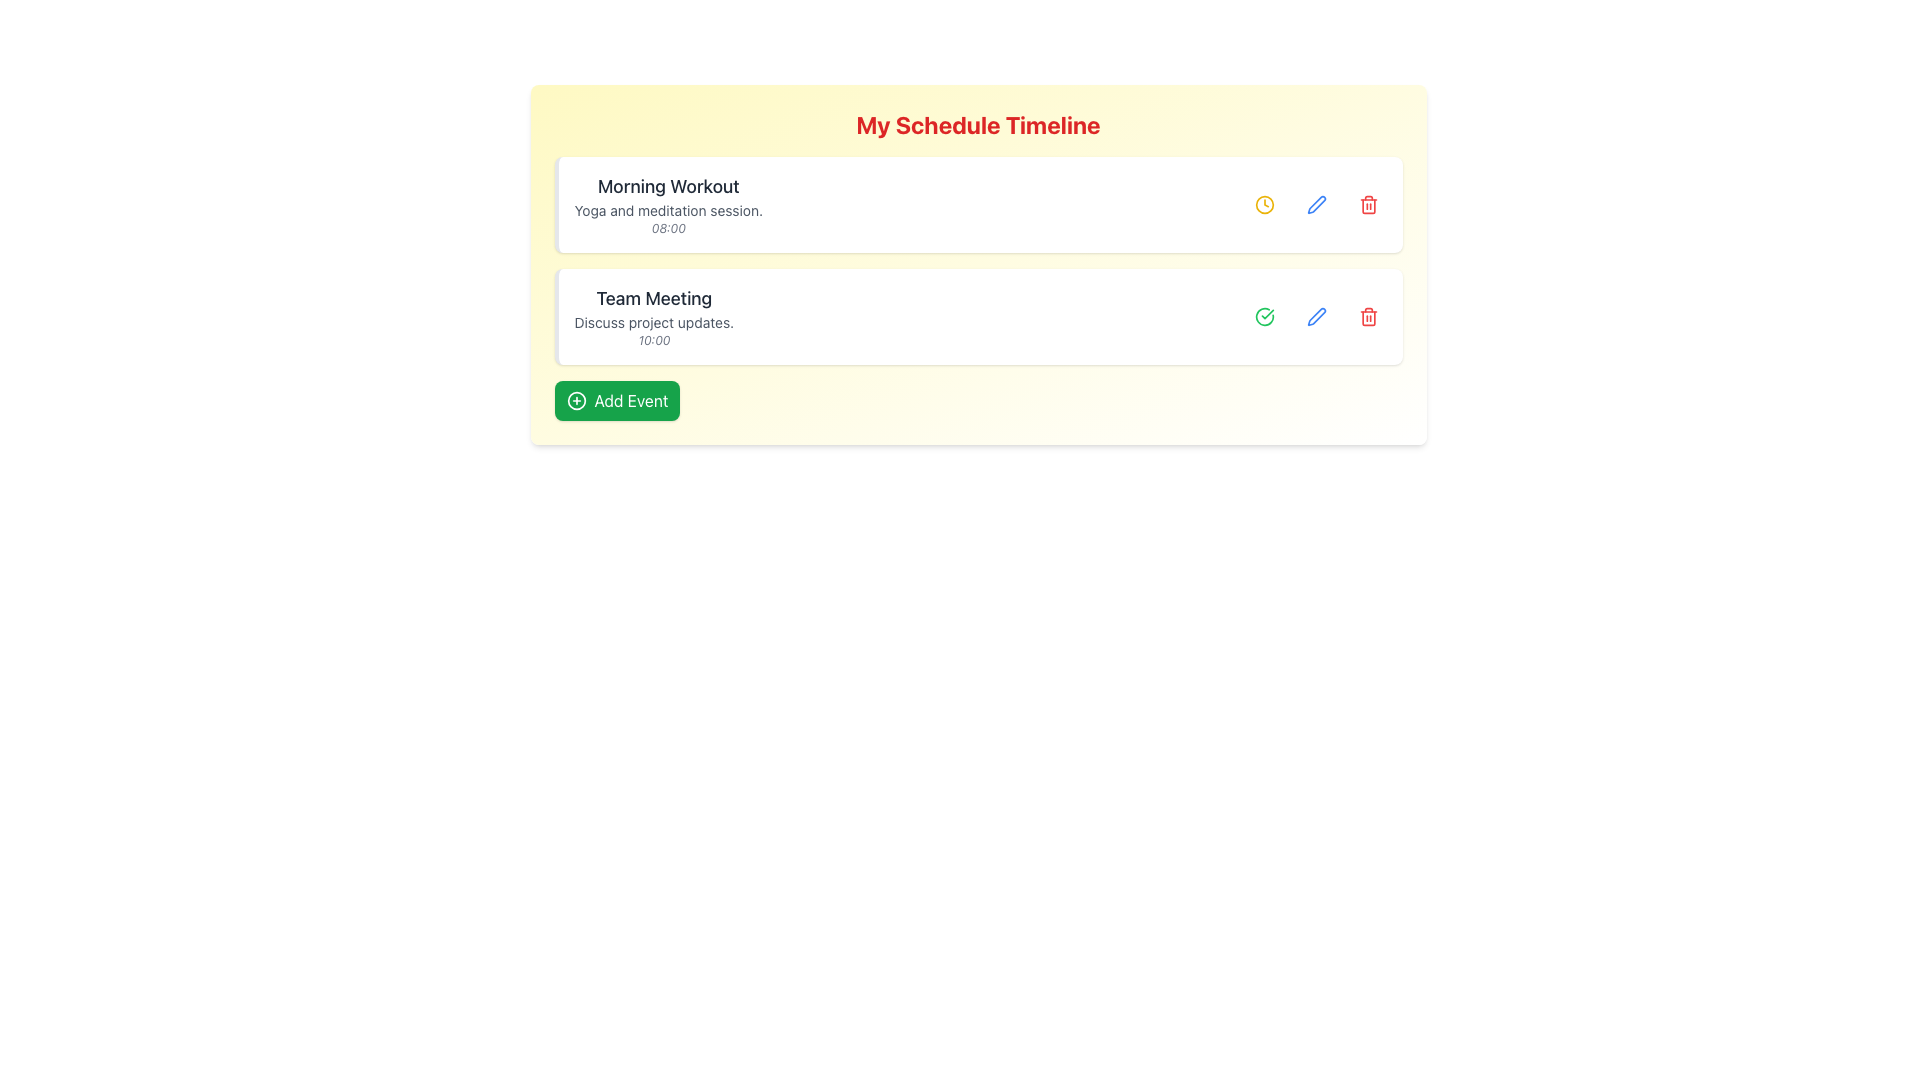 This screenshot has width=1920, height=1080. I want to click on the red trash can icon button on the rightmost side of the first row associated with the 'Morning Workout' entry, so click(1367, 204).